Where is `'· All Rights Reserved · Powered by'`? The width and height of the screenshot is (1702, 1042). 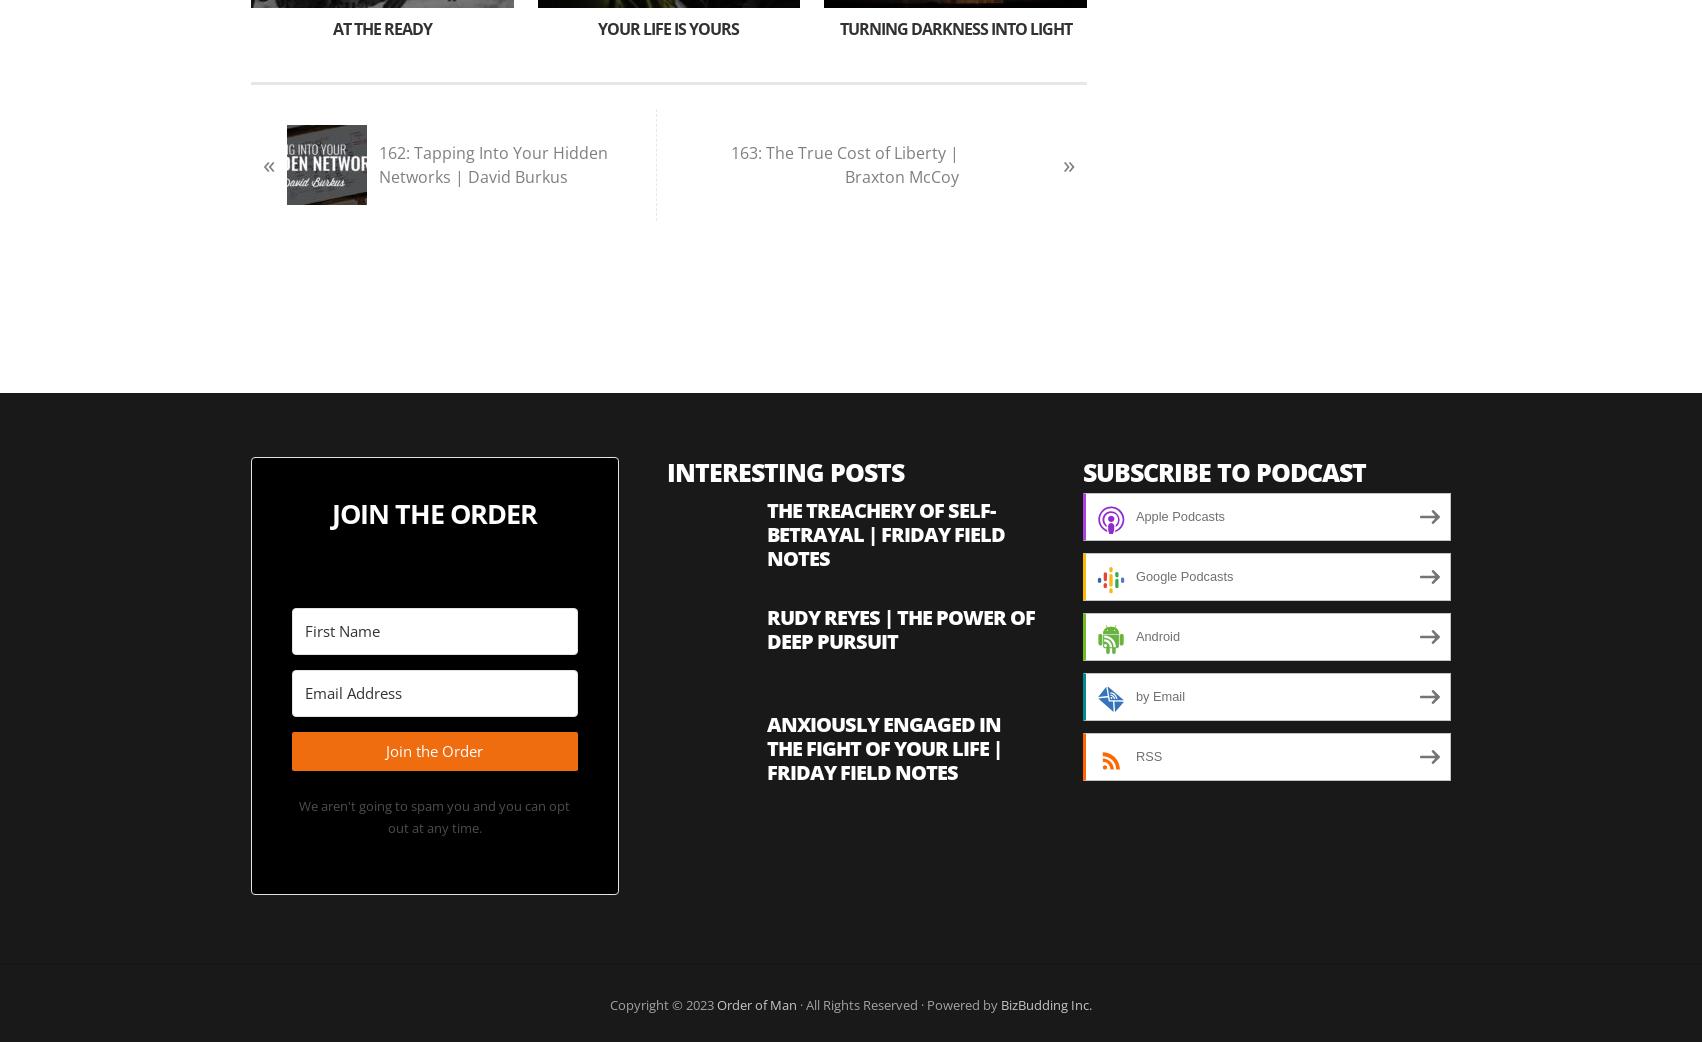
'· All Rights Reserved · Powered by' is located at coordinates (898, 1003).